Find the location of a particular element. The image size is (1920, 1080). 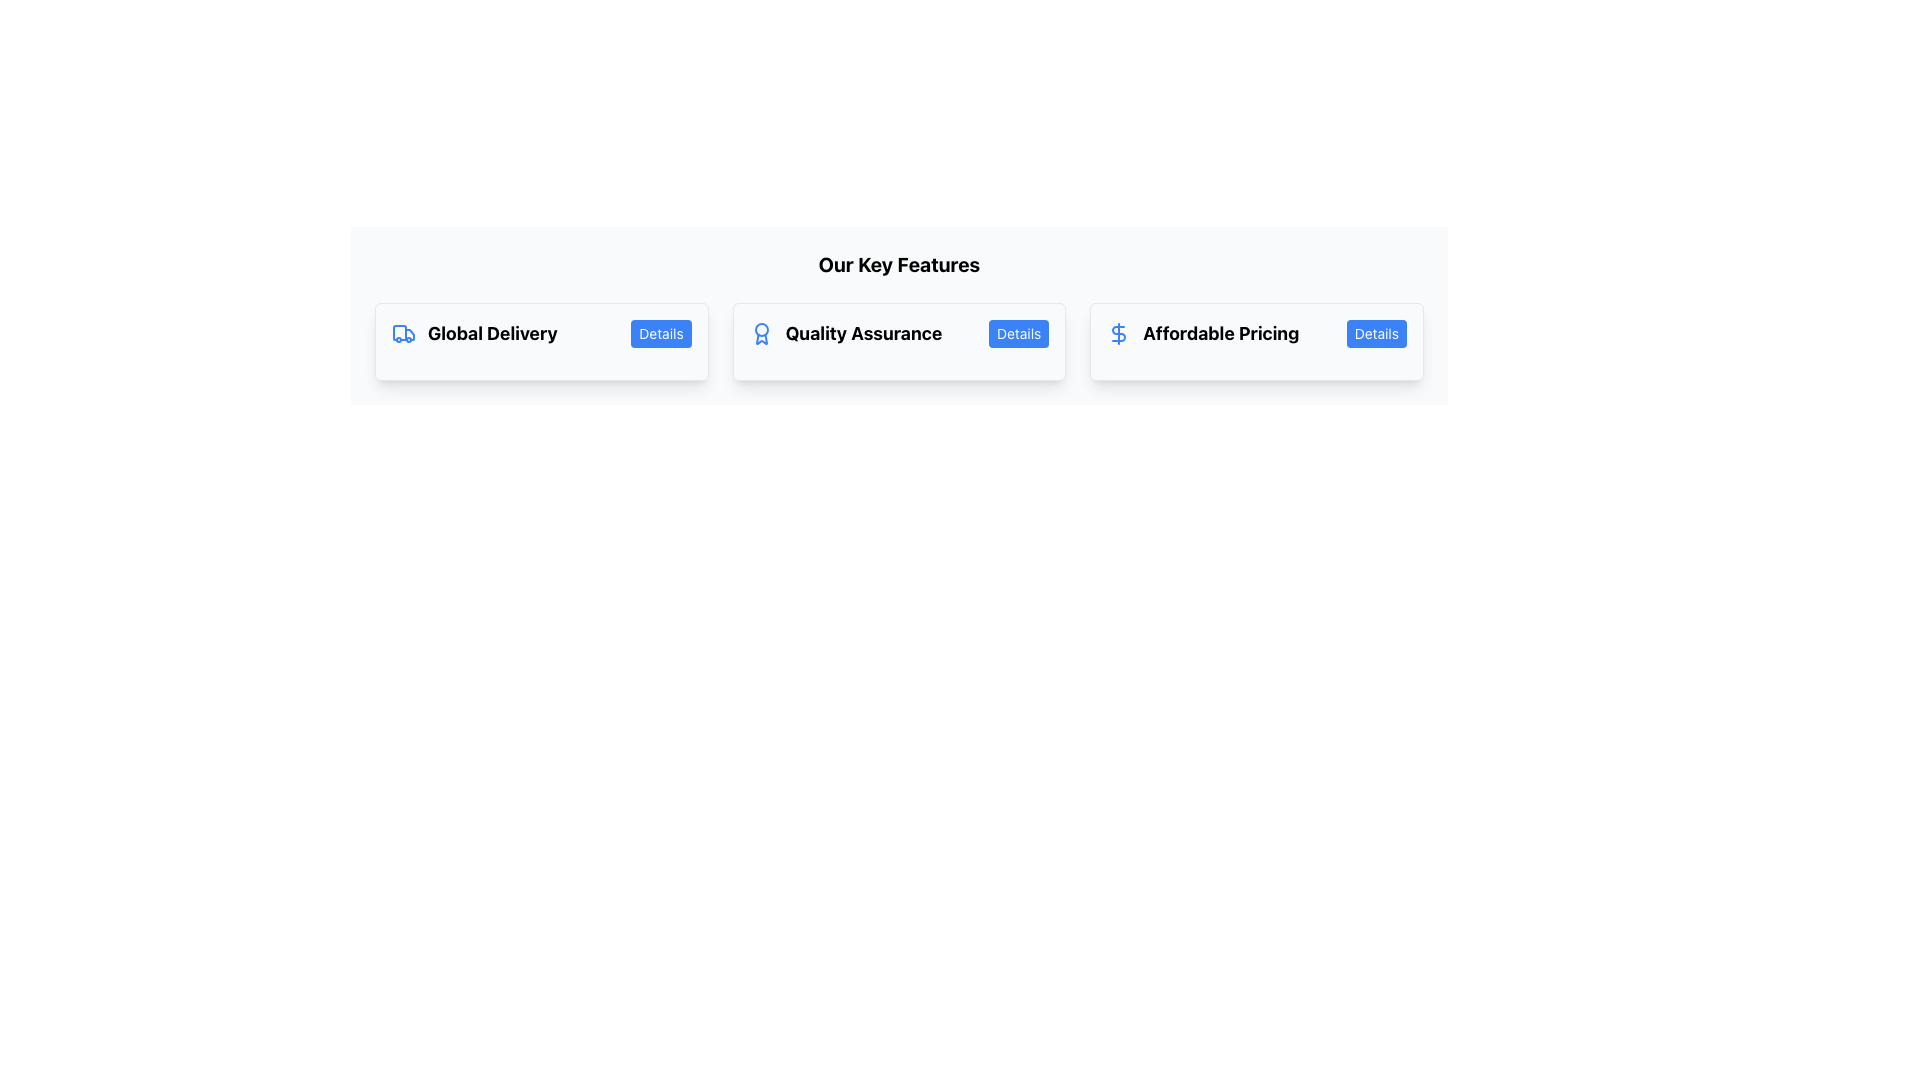

bold text label displaying 'Affordable Pricing' located to the right of a blue dollar icon and to the left of a 'Details' button in the center-right of the horizontal feature row is located at coordinates (1220, 333).